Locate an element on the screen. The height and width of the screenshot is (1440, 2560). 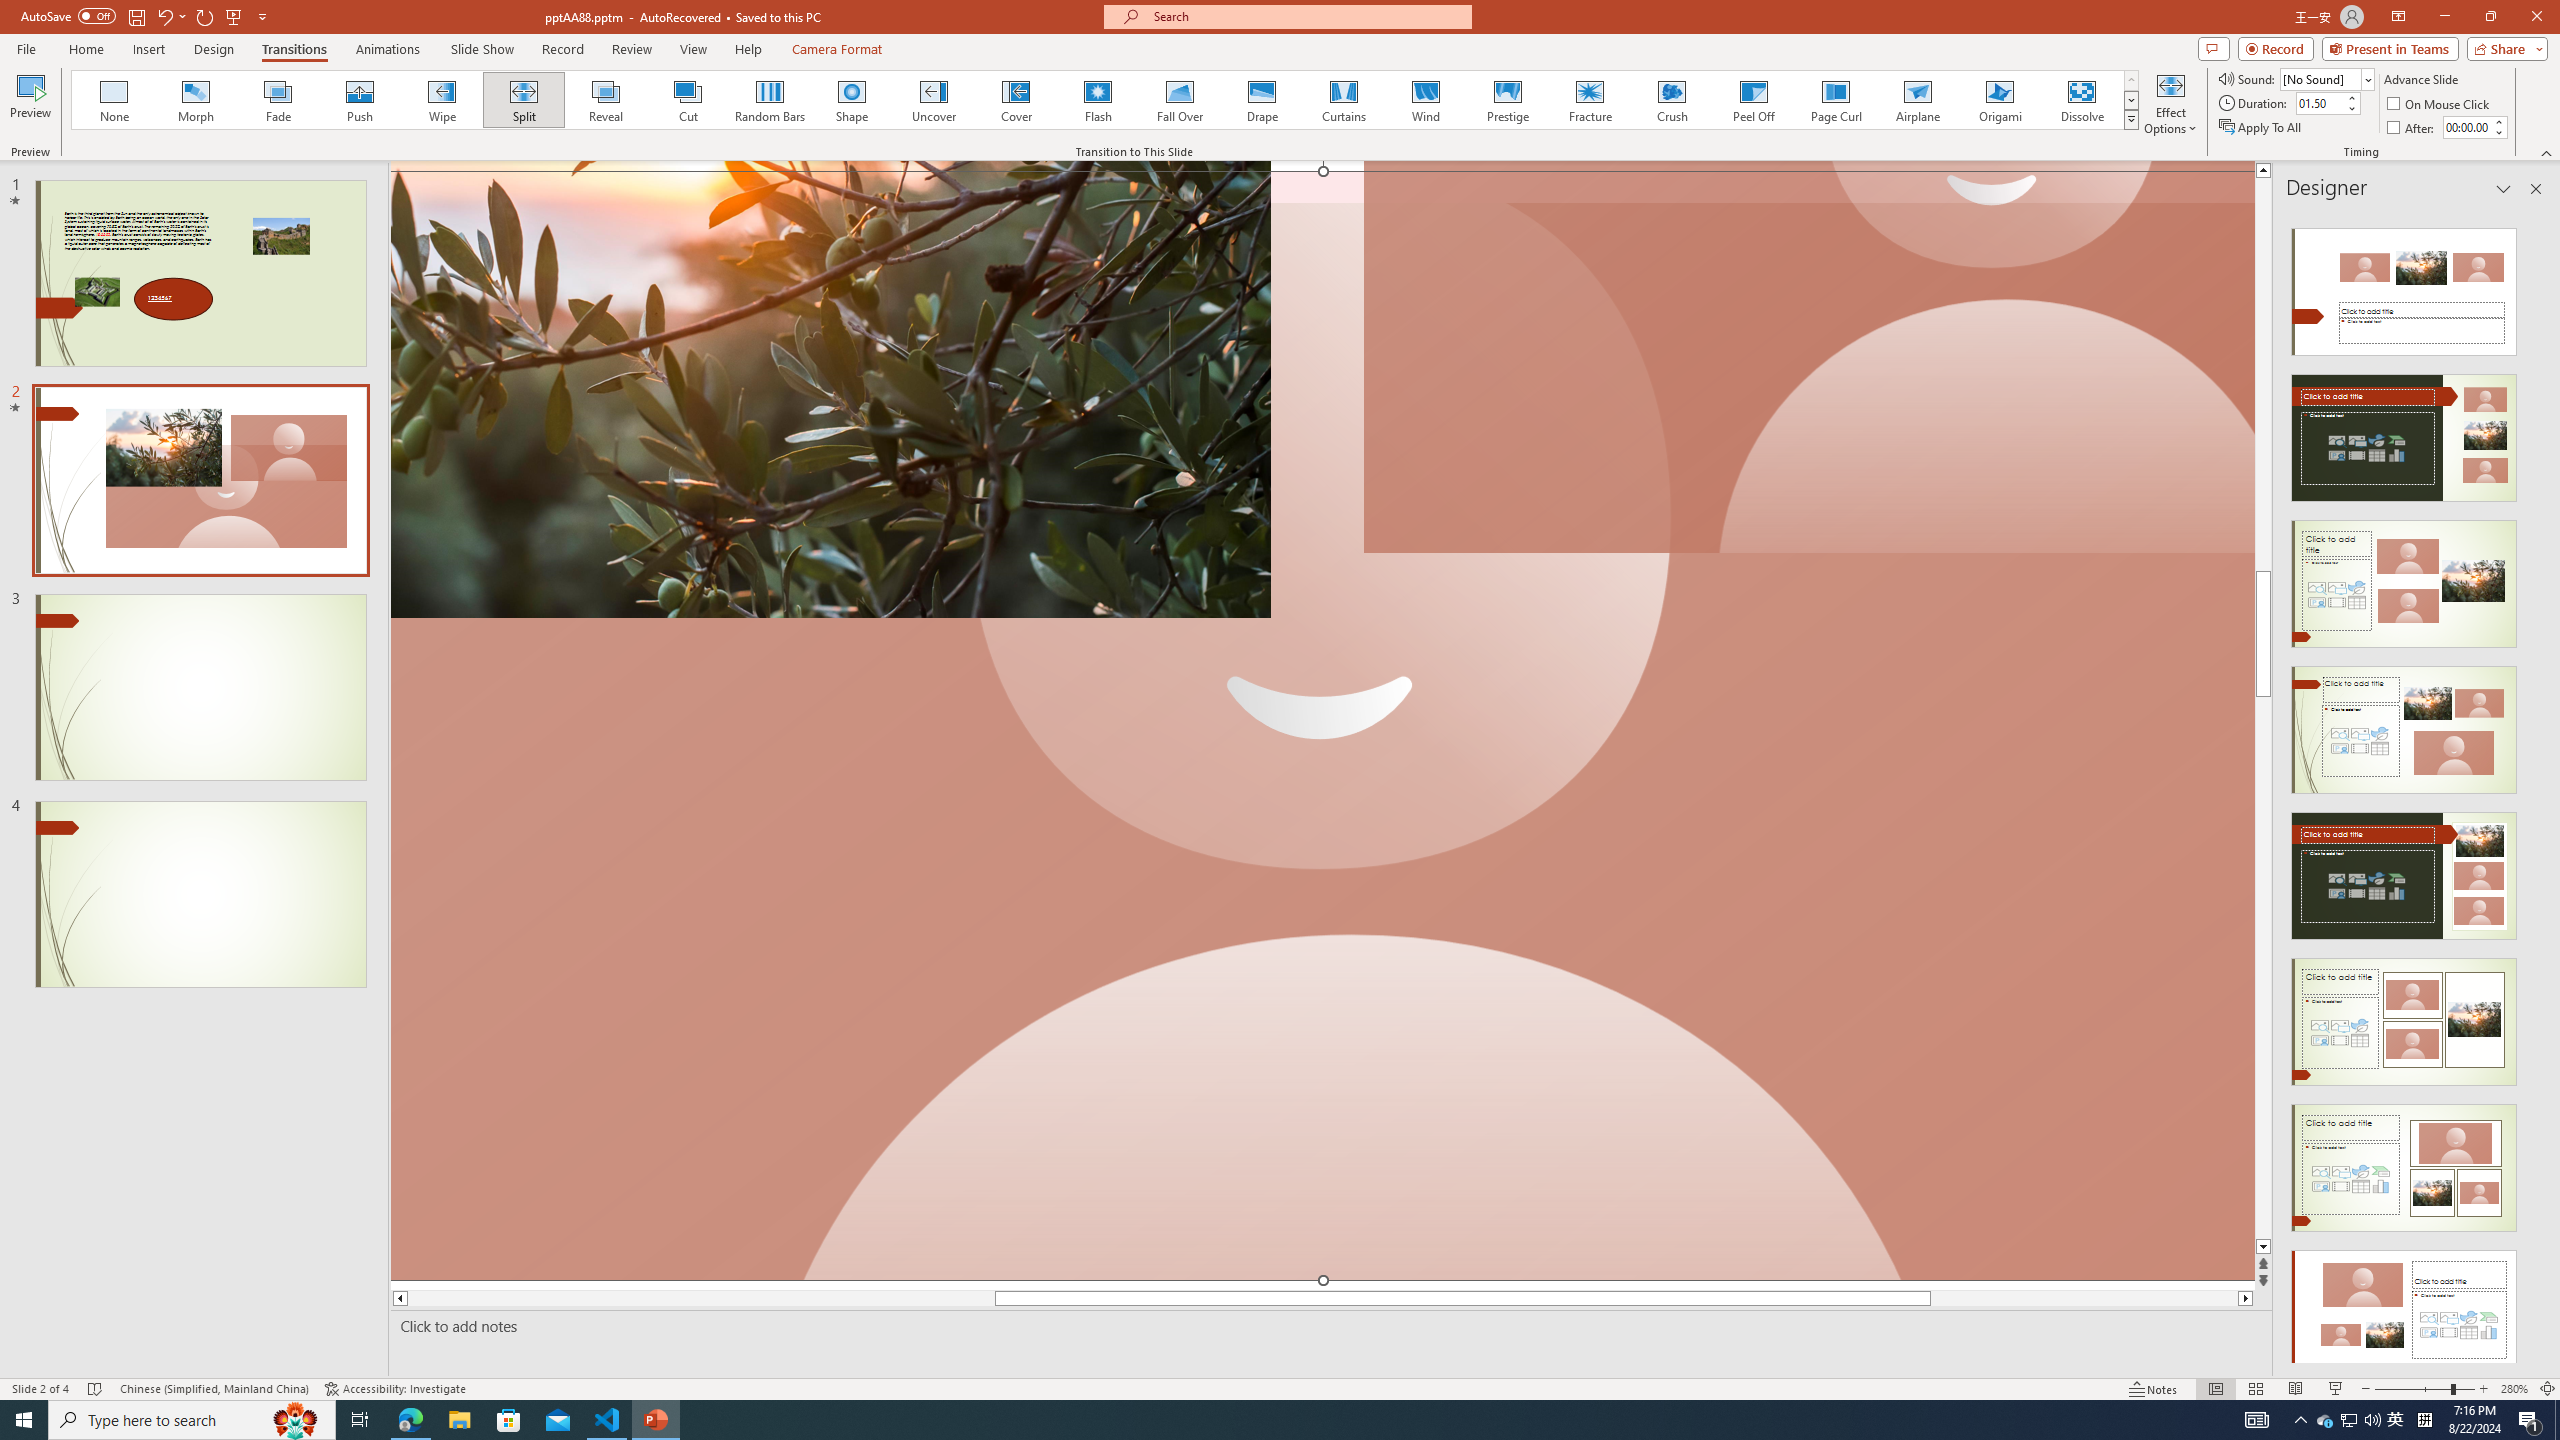
'Fade' is located at coordinates (278, 99).